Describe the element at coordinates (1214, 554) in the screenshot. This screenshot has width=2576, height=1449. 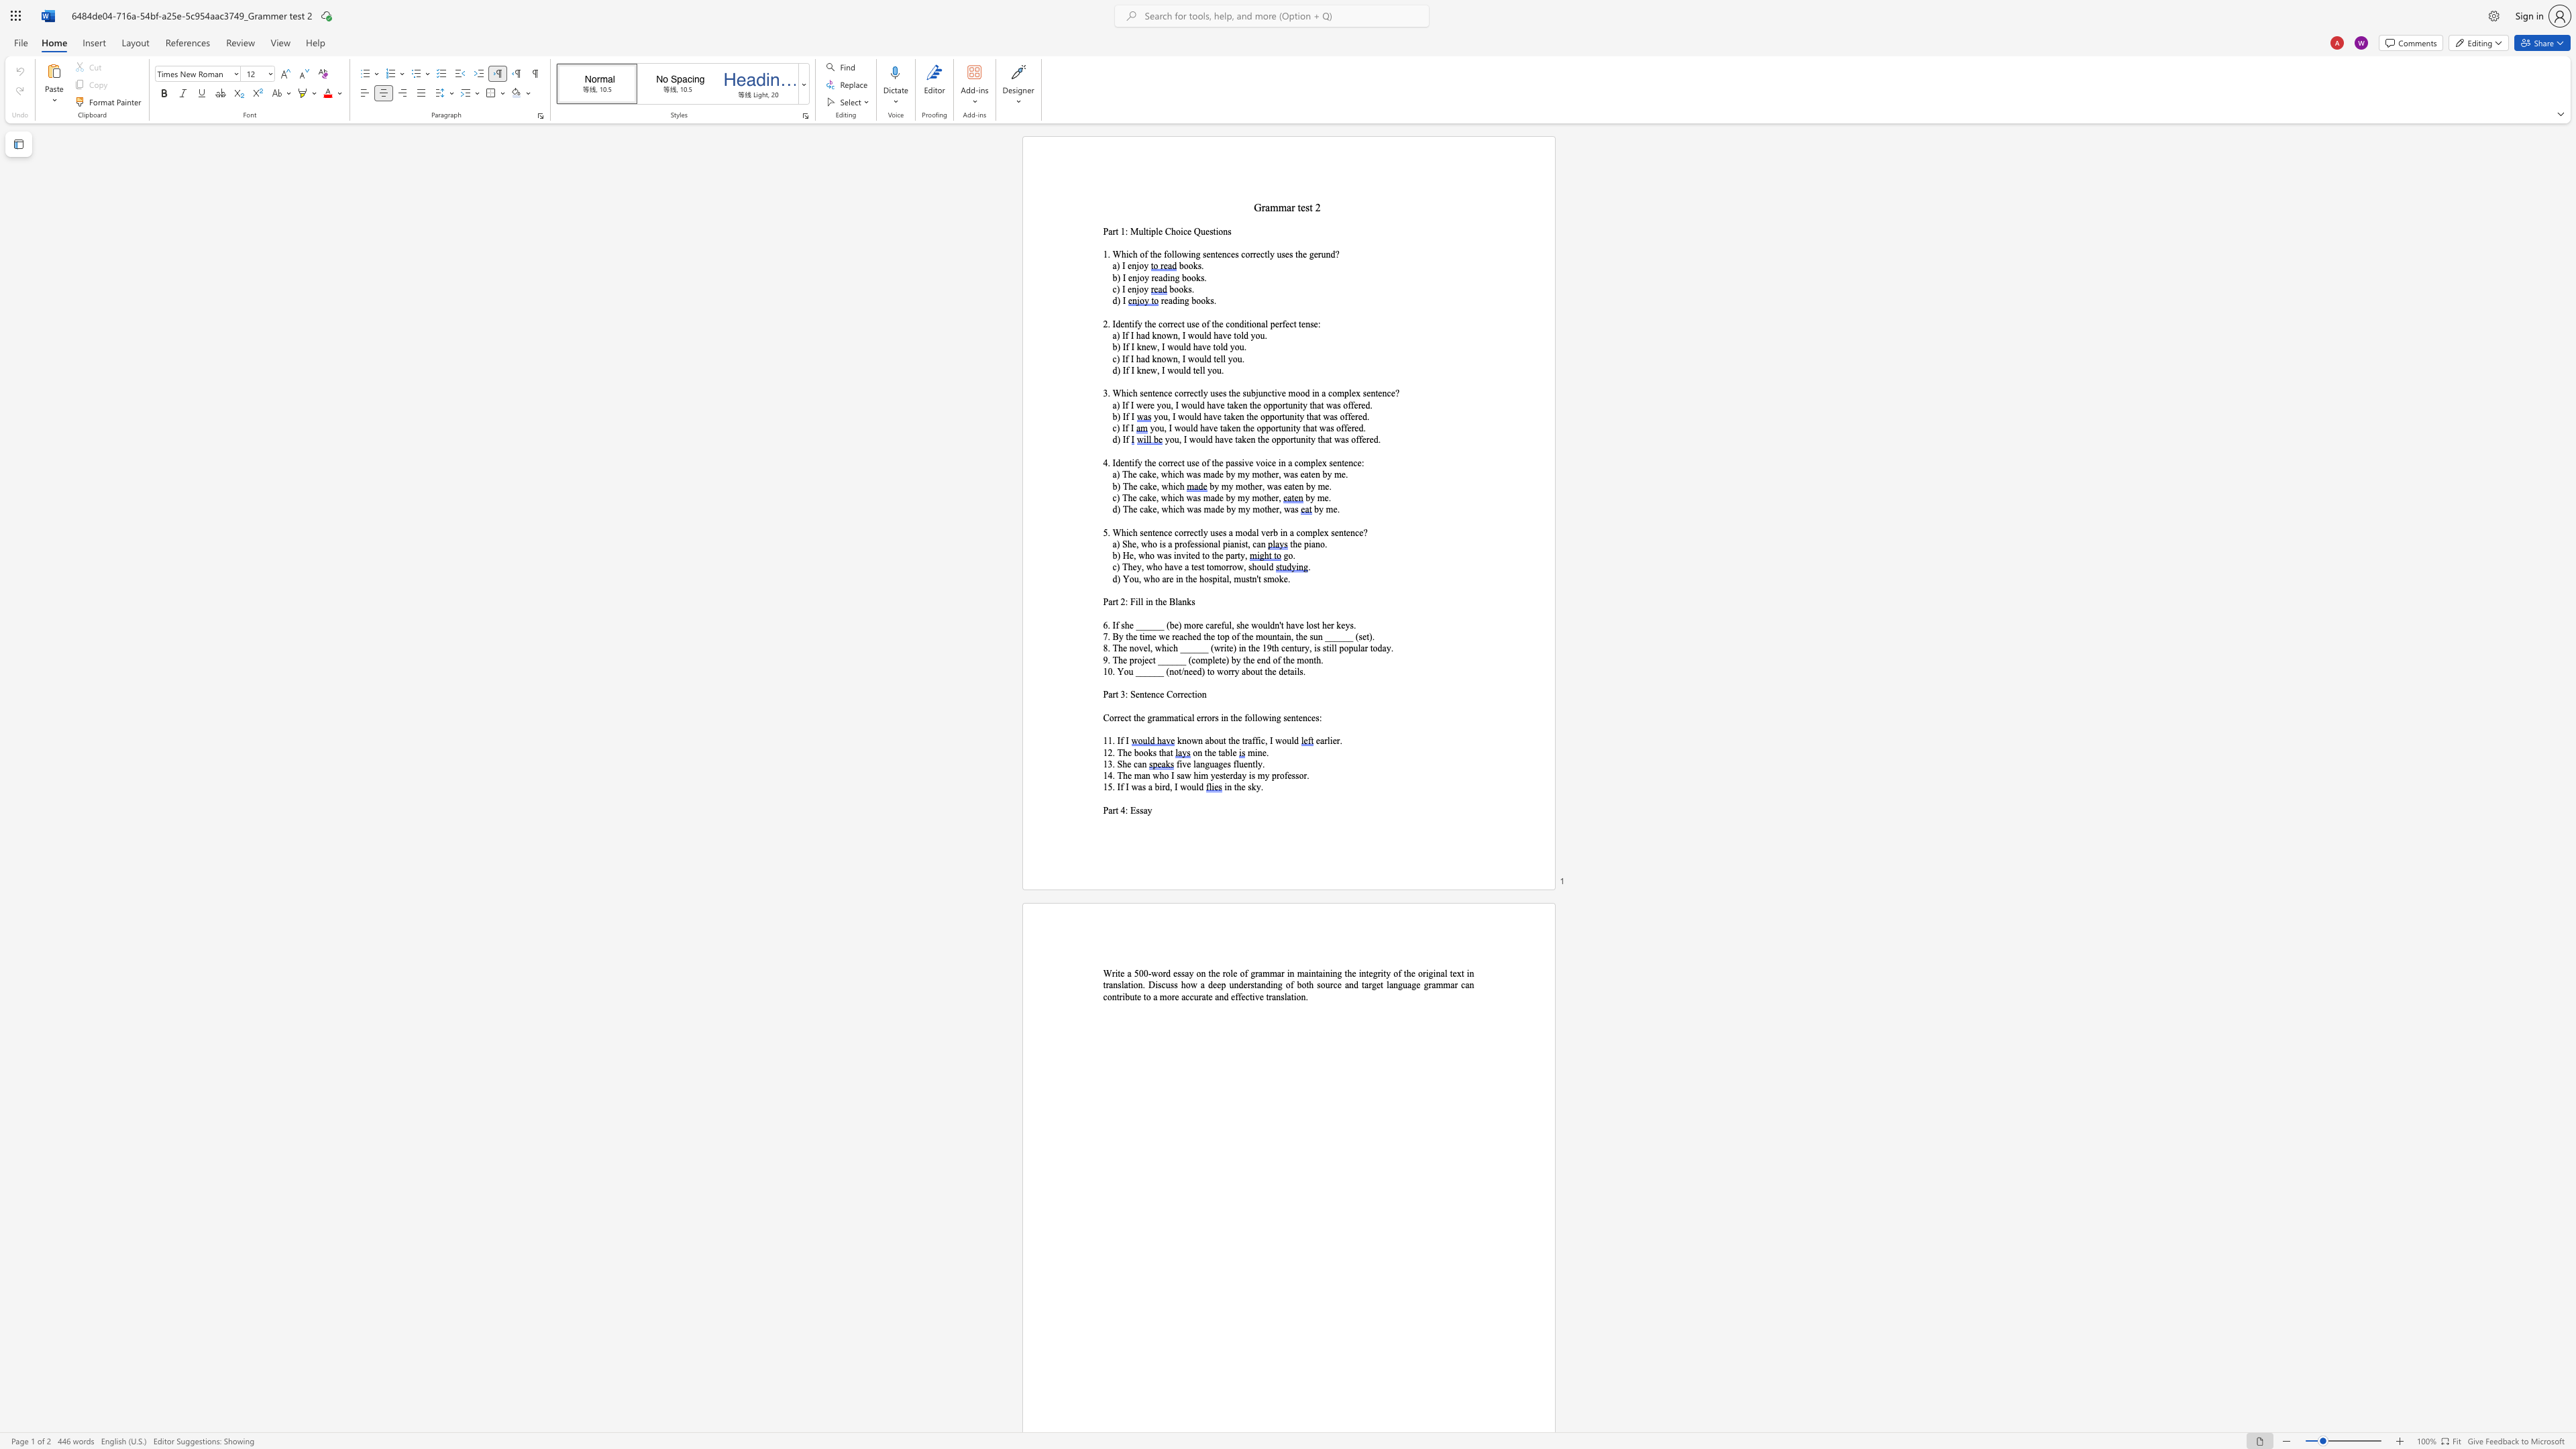
I see `the subset text "he" within the text "b) He, who was invited to the party,"` at that location.